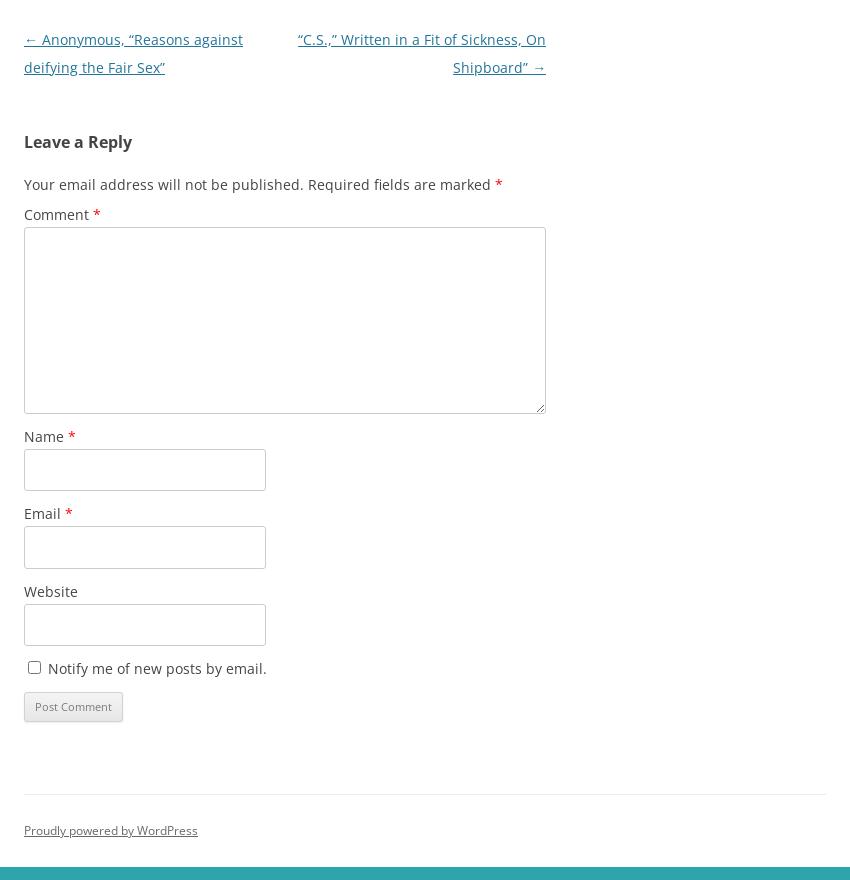 The height and width of the screenshot is (880, 850). Describe the element at coordinates (110, 829) in the screenshot. I see `'Proudly powered by WordPress'` at that location.